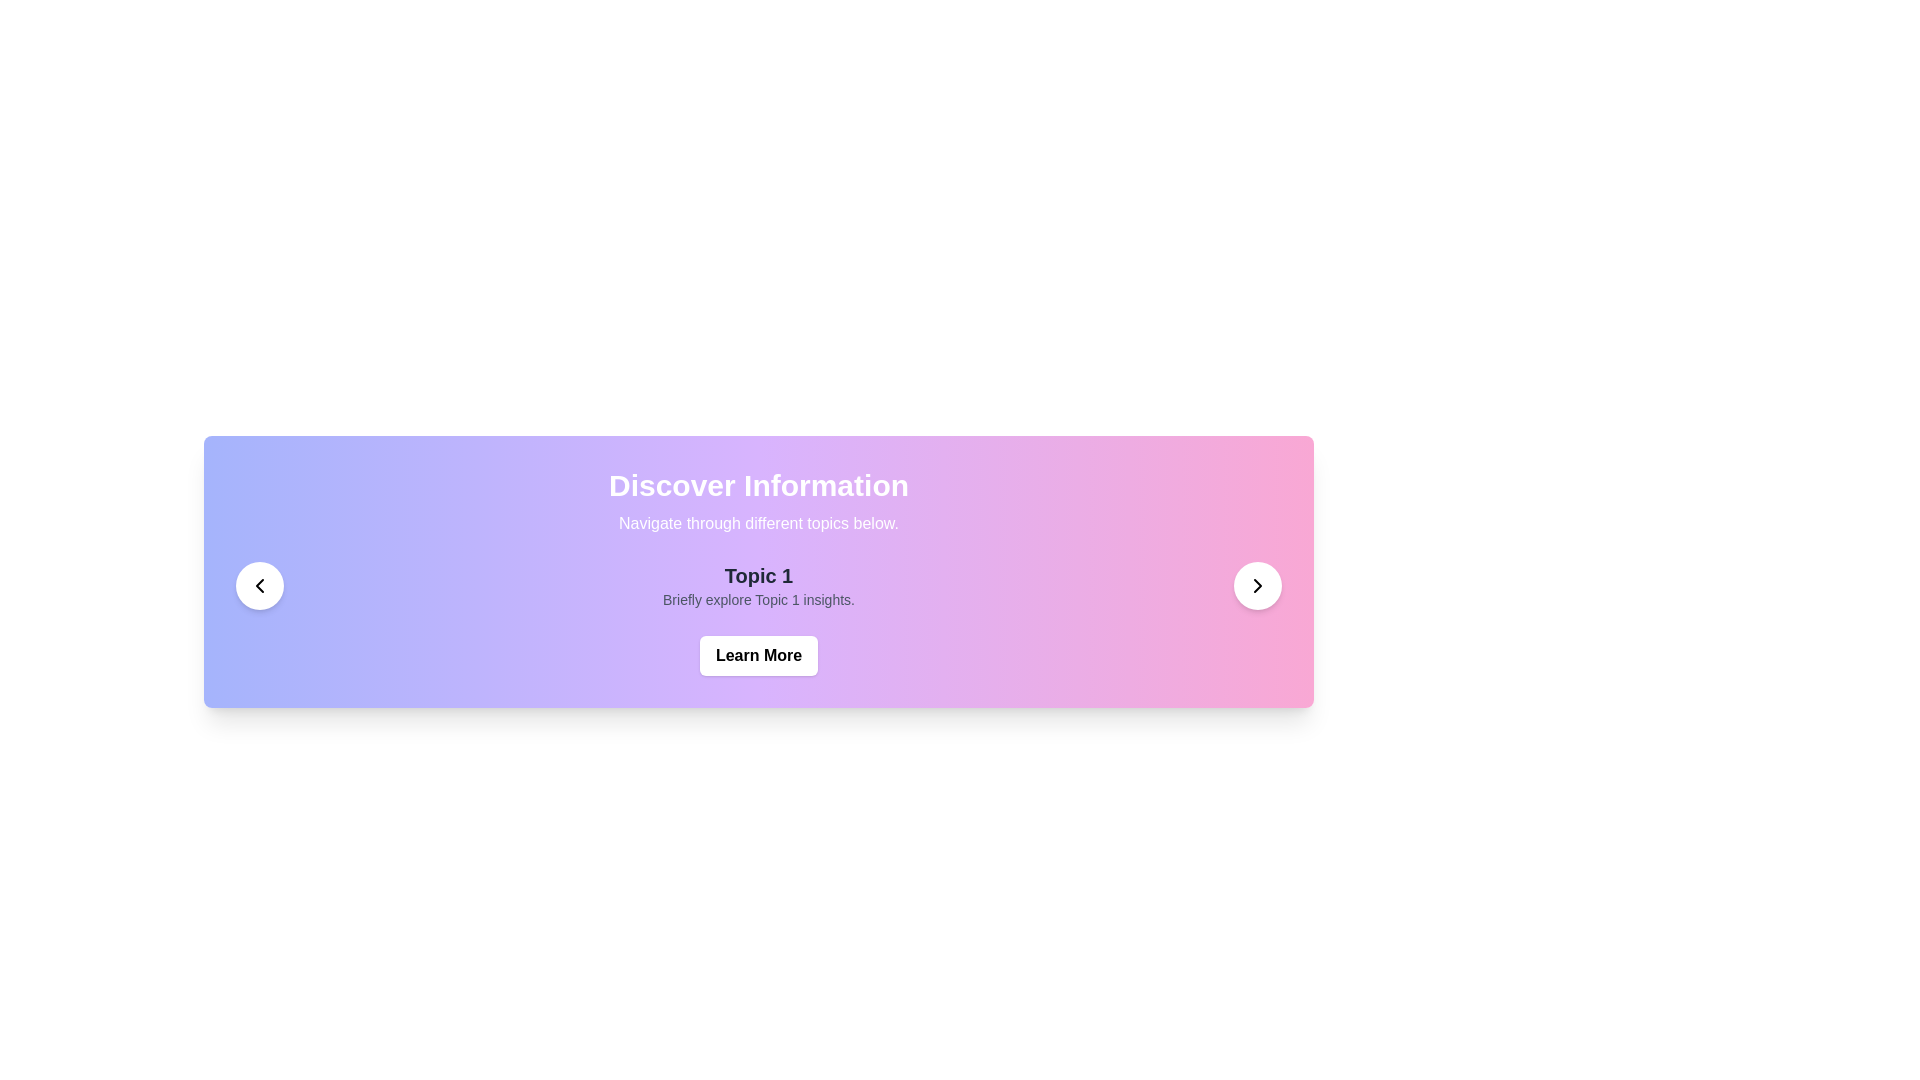 This screenshot has width=1920, height=1080. What do you see at coordinates (1256, 585) in the screenshot?
I see `the rightward-pointing arrow SVG icon inside the white circular button` at bounding box center [1256, 585].